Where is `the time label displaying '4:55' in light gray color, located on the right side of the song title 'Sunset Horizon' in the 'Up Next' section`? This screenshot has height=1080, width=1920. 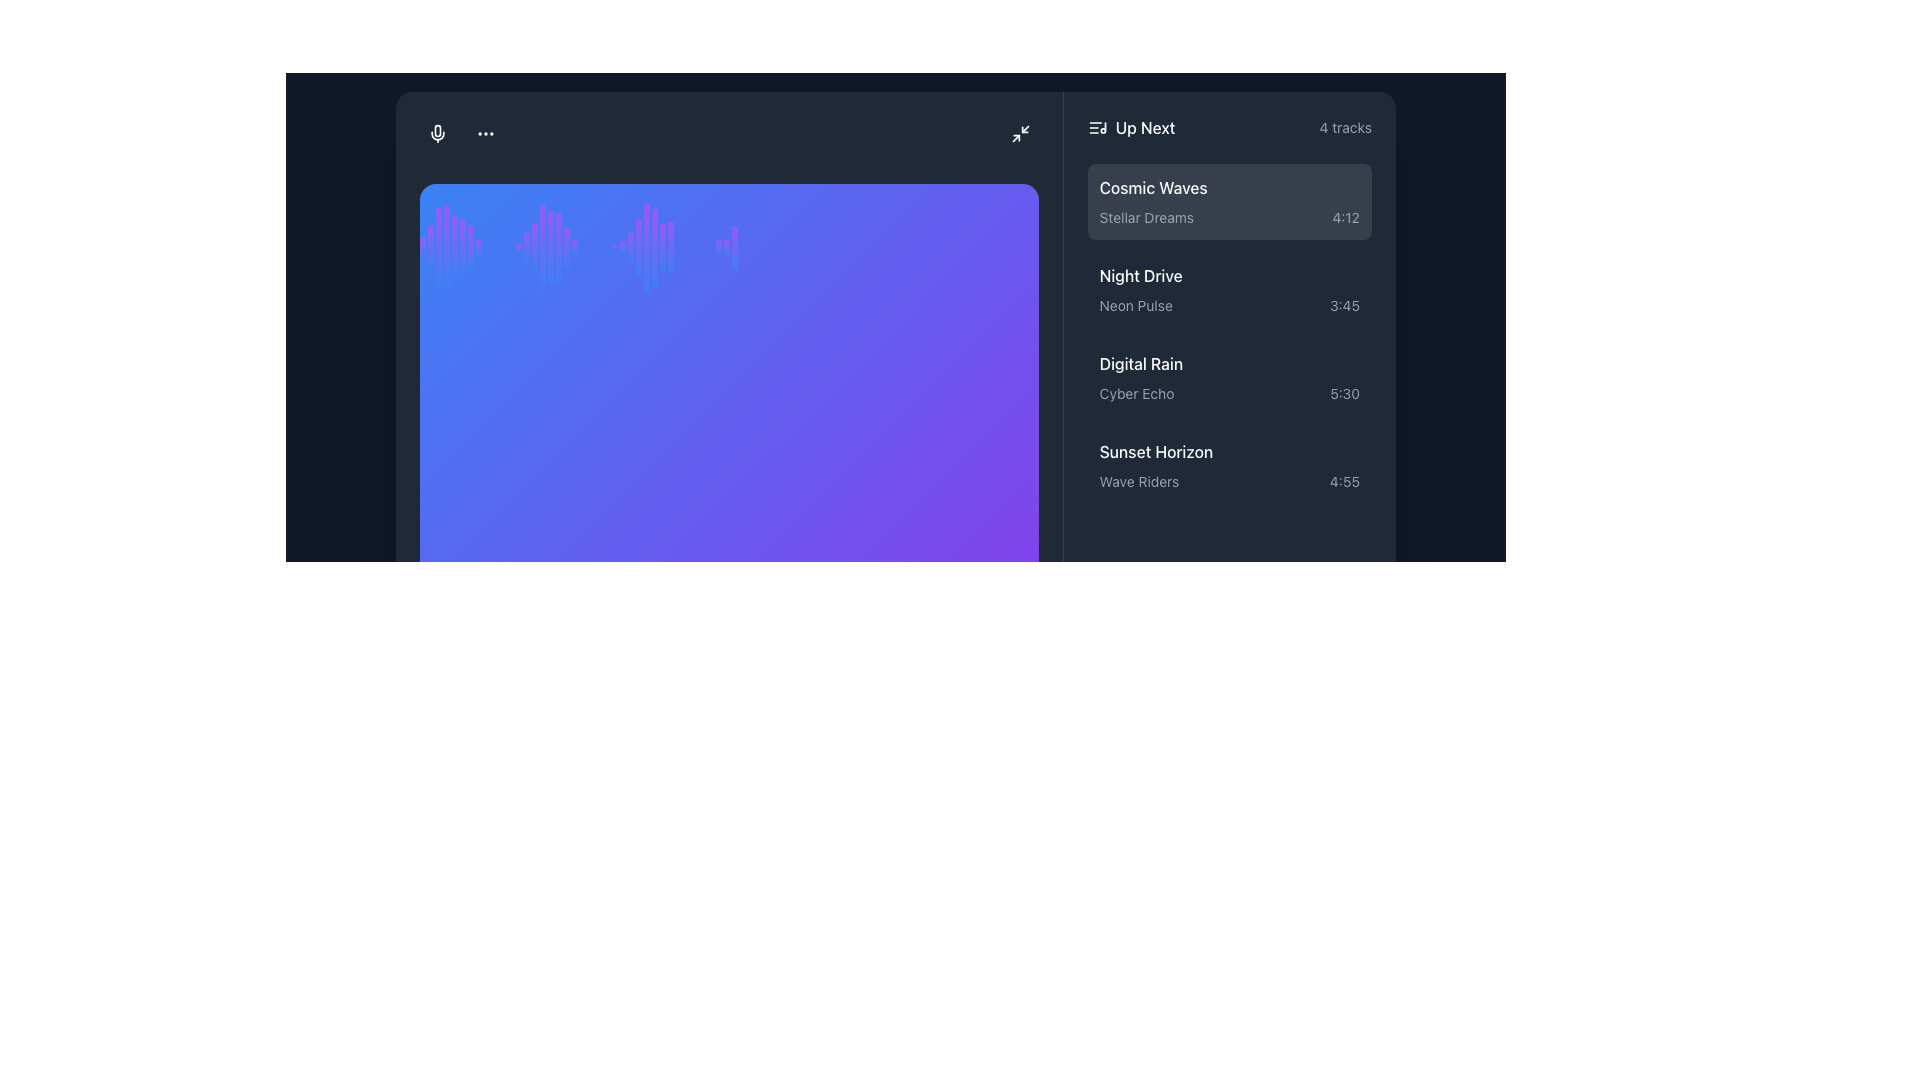 the time label displaying '4:55' in light gray color, located on the right side of the song title 'Sunset Horizon' in the 'Up Next' section is located at coordinates (1344, 481).